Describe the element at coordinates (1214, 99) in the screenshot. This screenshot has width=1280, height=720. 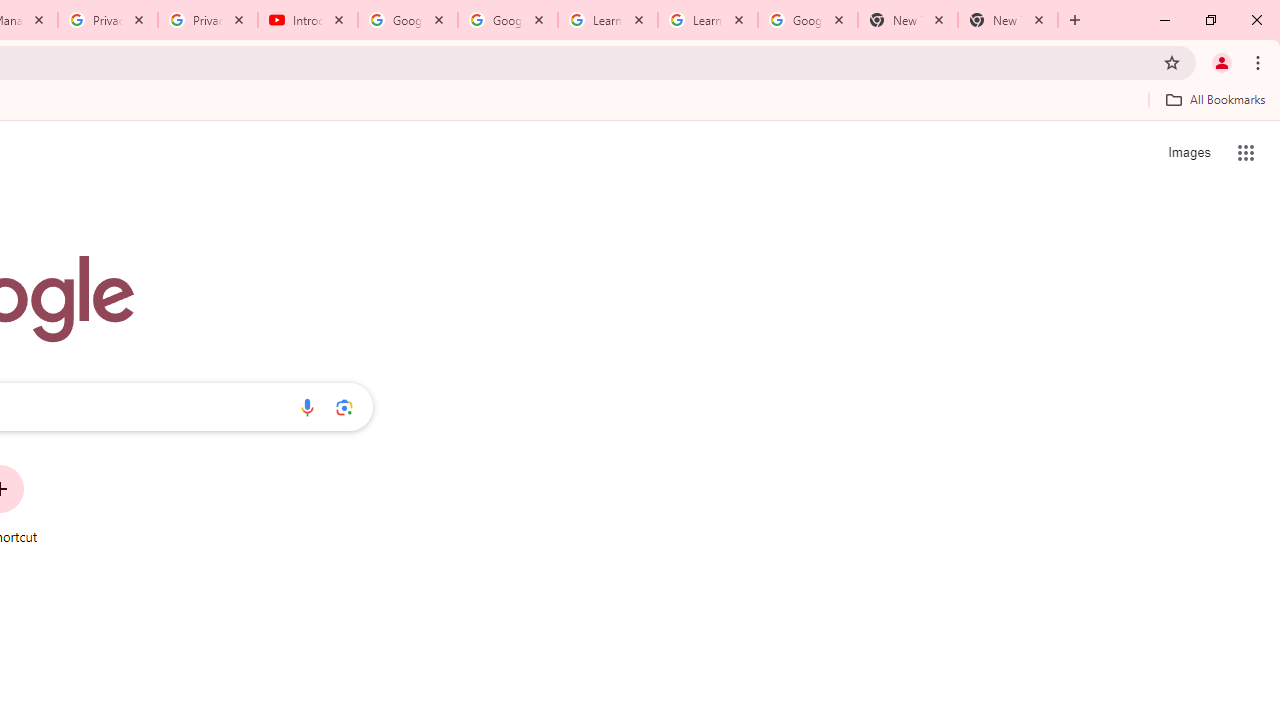
I see `'All Bookmarks'` at that location.